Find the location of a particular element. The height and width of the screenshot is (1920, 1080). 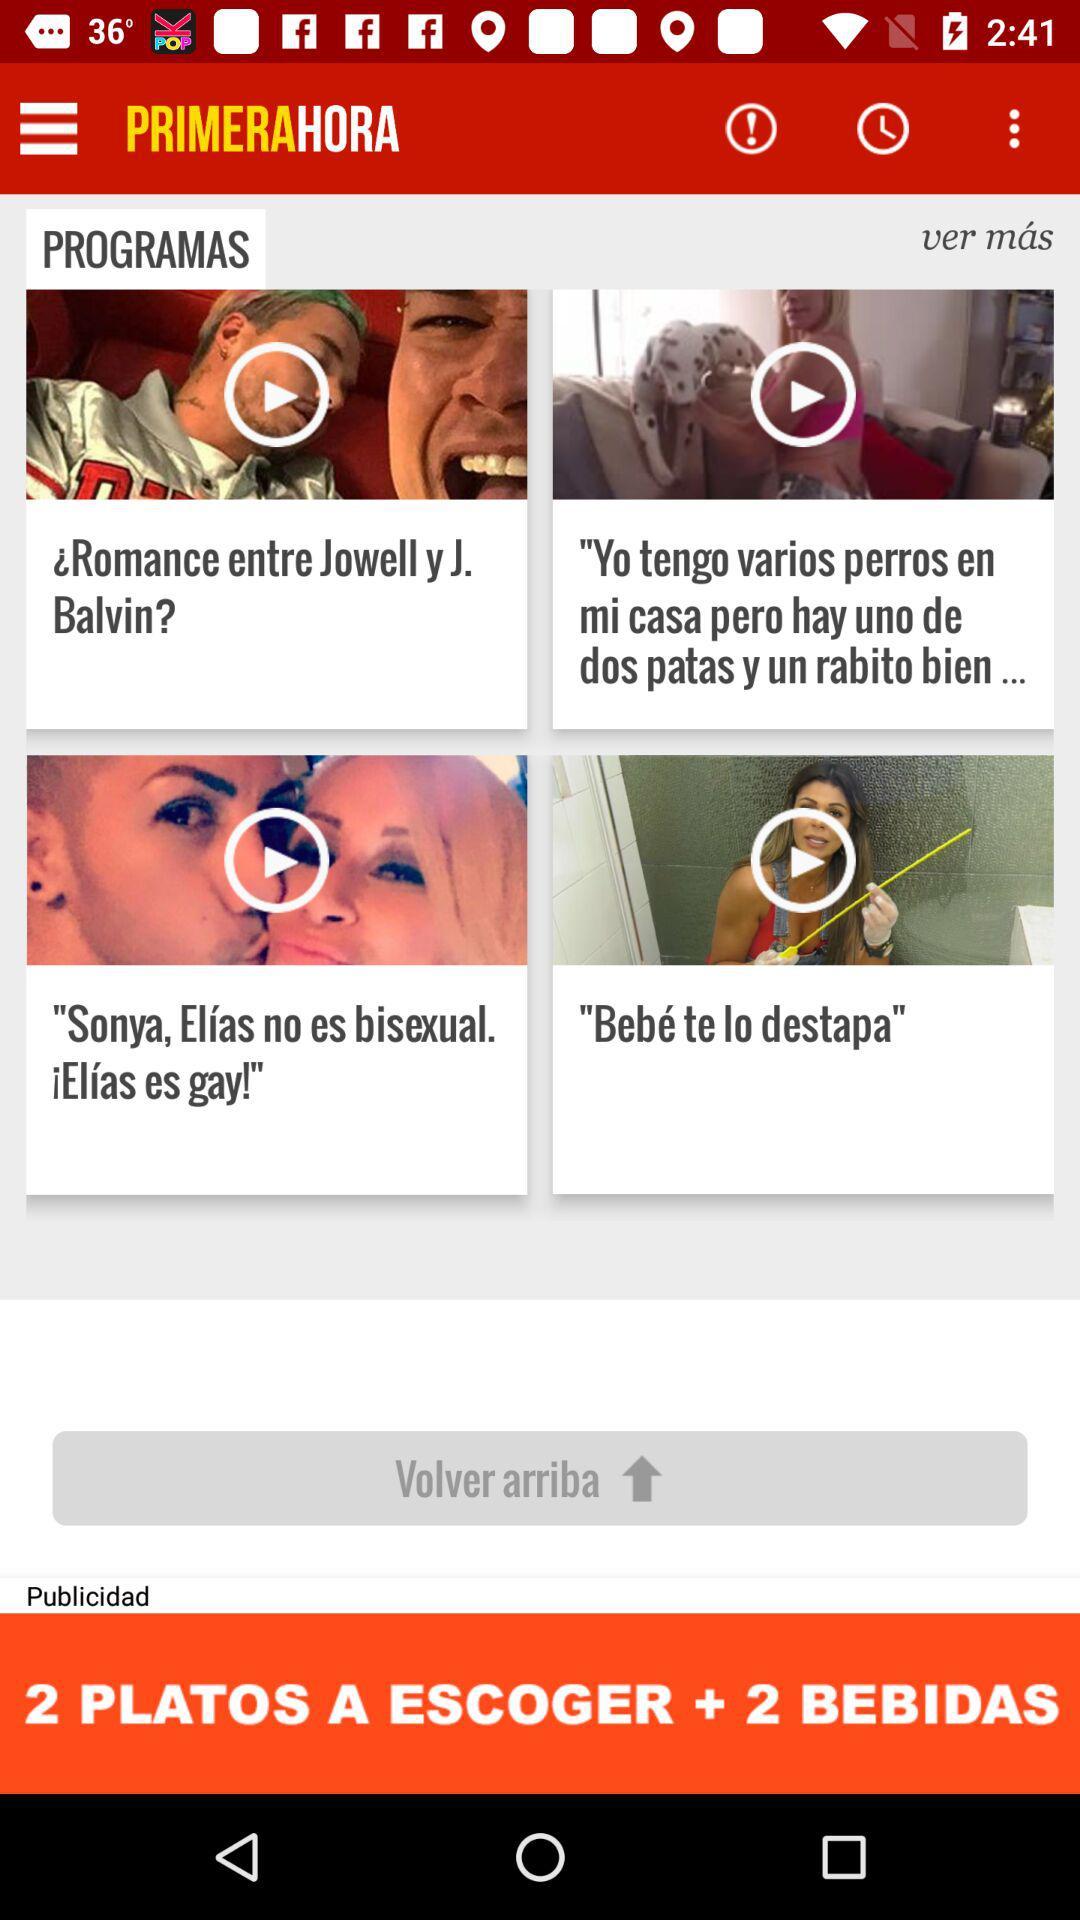

click for list view is located at coordinates (47, 127).